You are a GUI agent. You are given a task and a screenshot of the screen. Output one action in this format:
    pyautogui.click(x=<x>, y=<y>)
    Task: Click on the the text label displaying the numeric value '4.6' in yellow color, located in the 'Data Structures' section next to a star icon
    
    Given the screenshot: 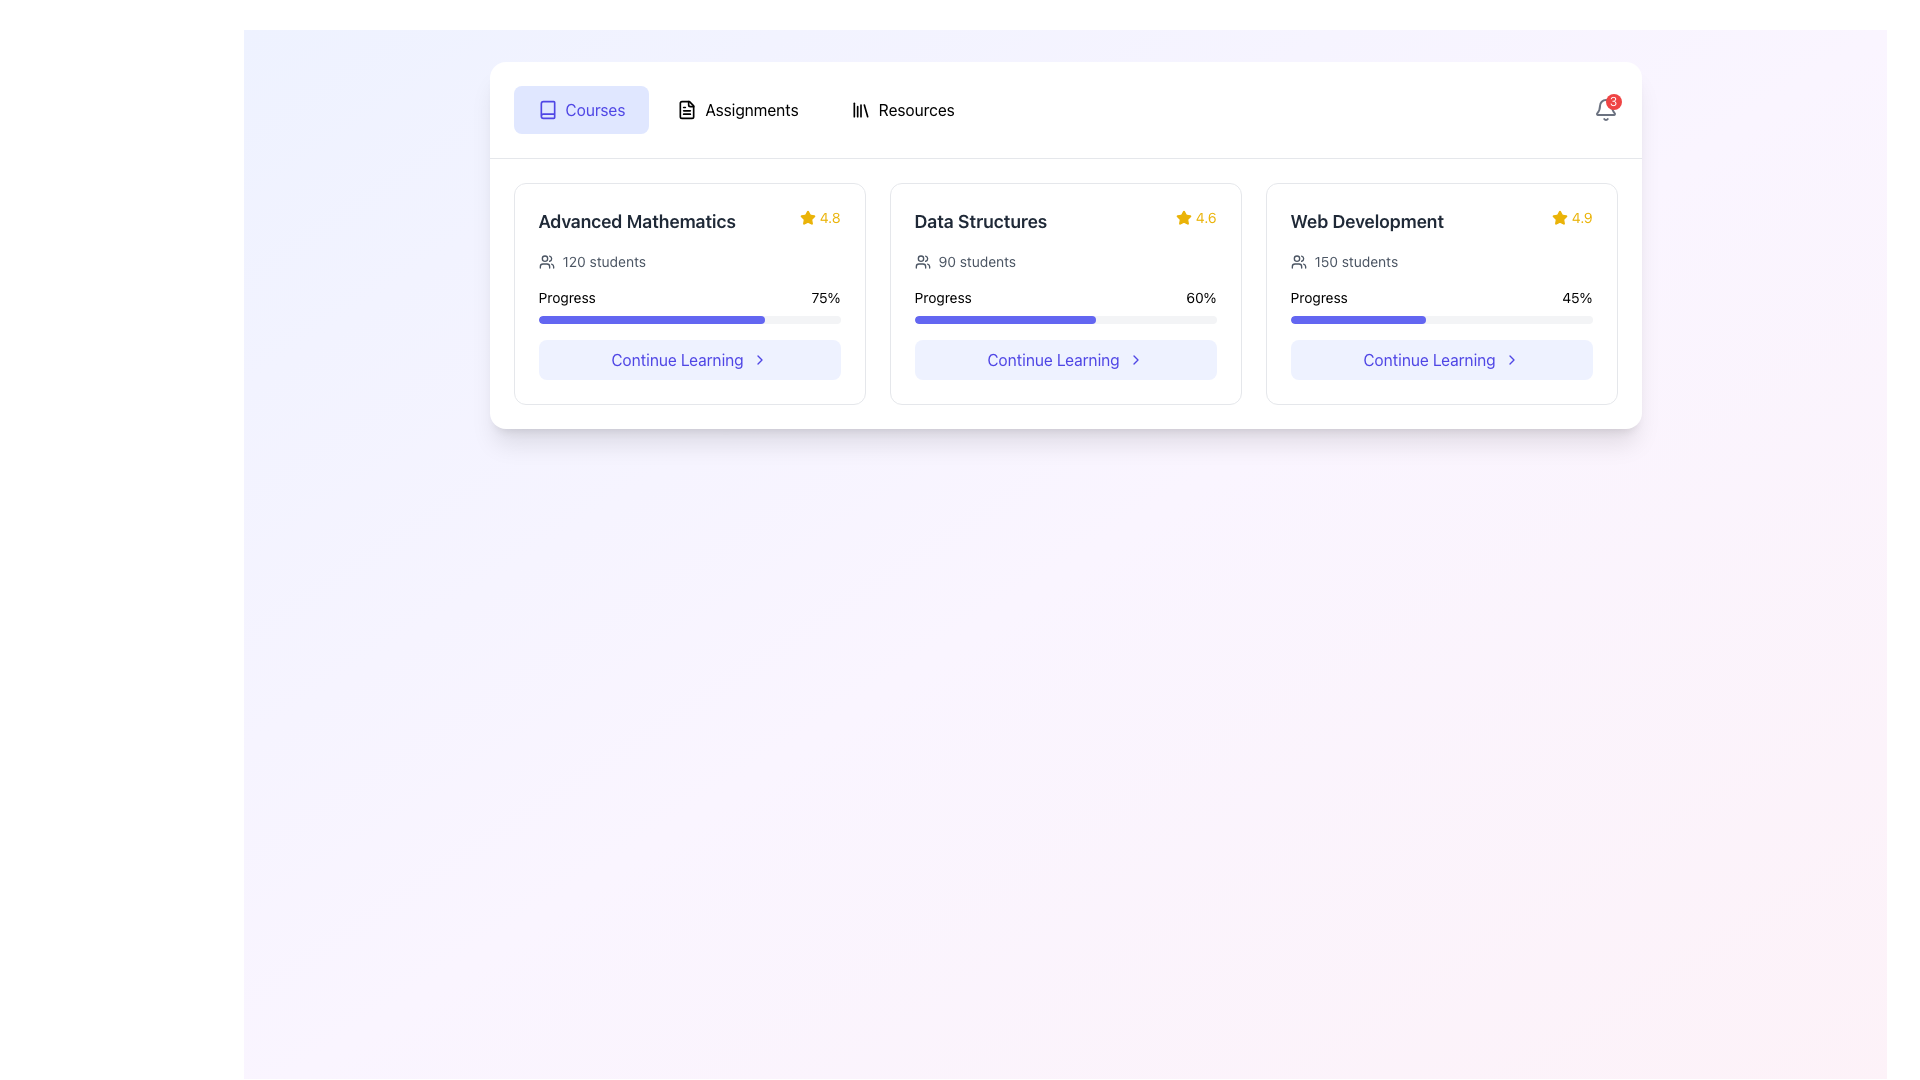 What is the action you would take?
    pyautogui.click(x=1205, y=218)
    